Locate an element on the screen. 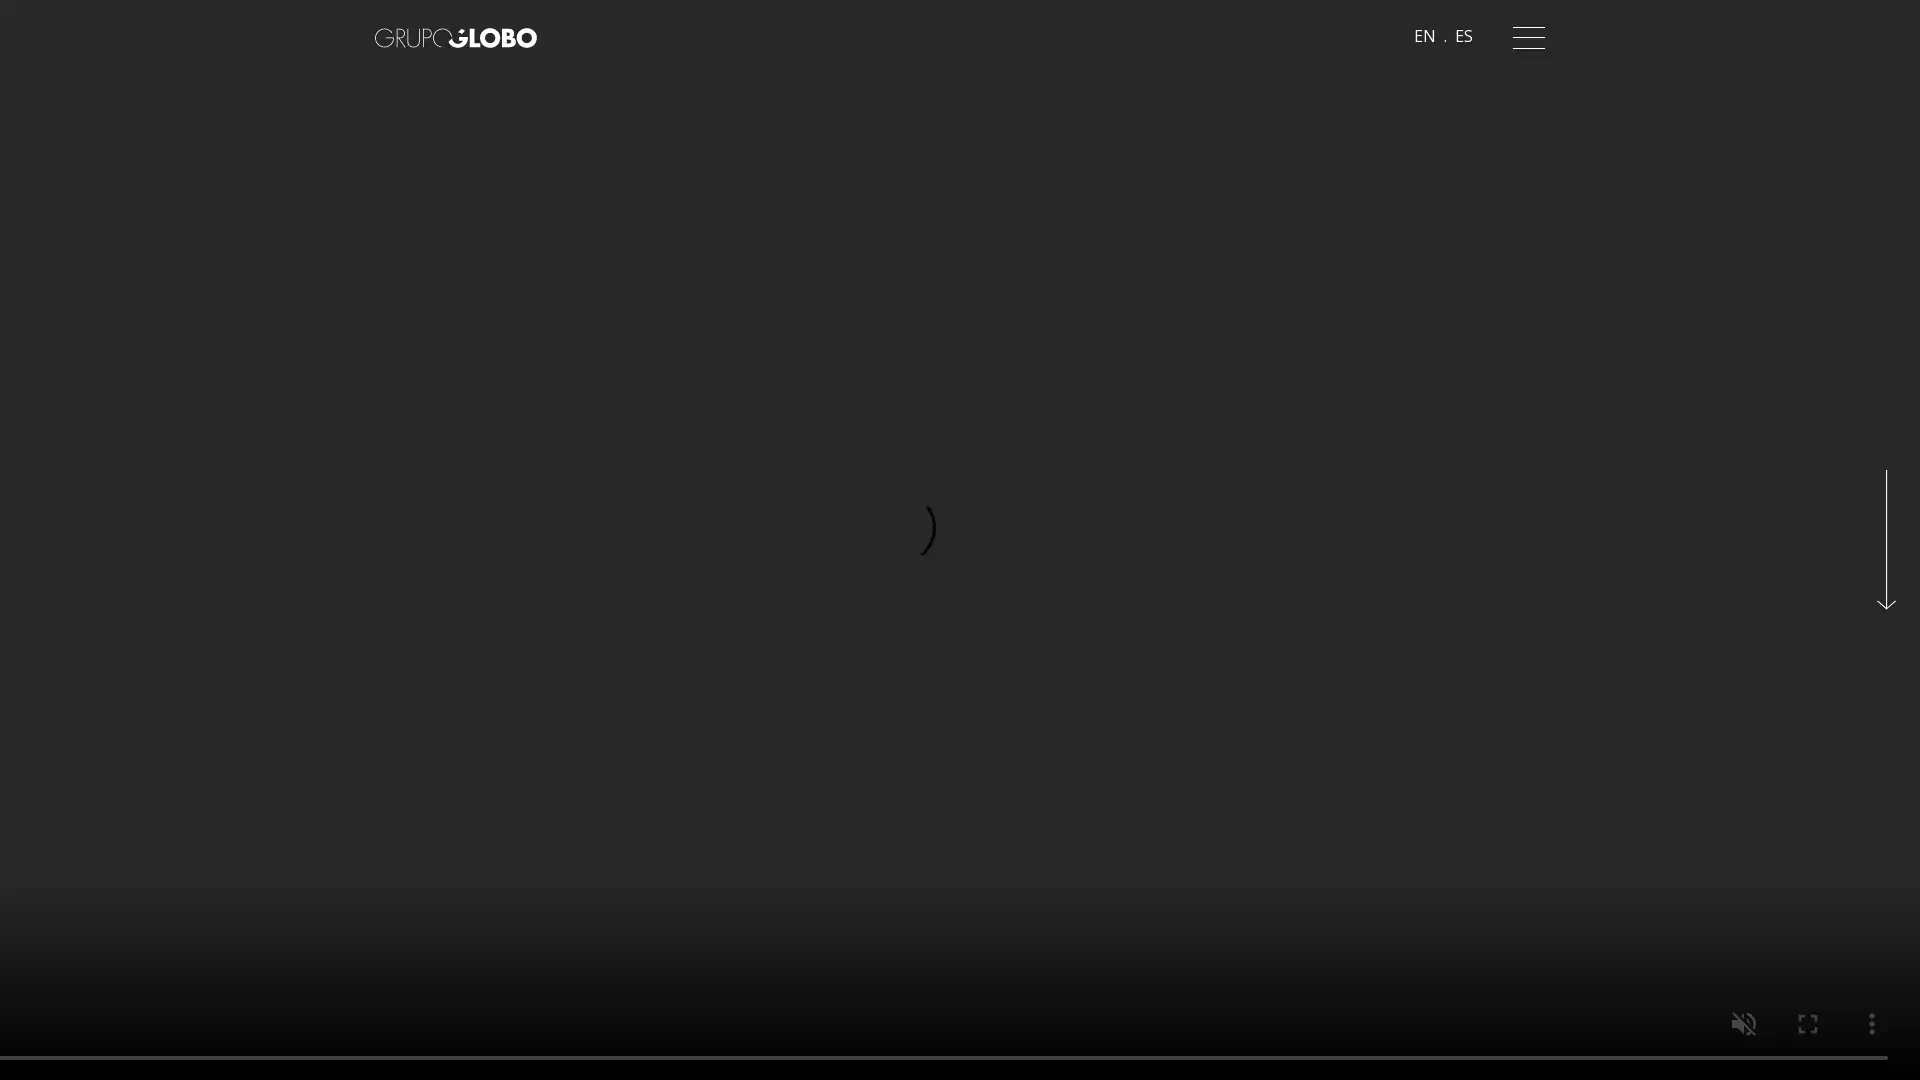  unmute is located at coordinates (1742, 1023).